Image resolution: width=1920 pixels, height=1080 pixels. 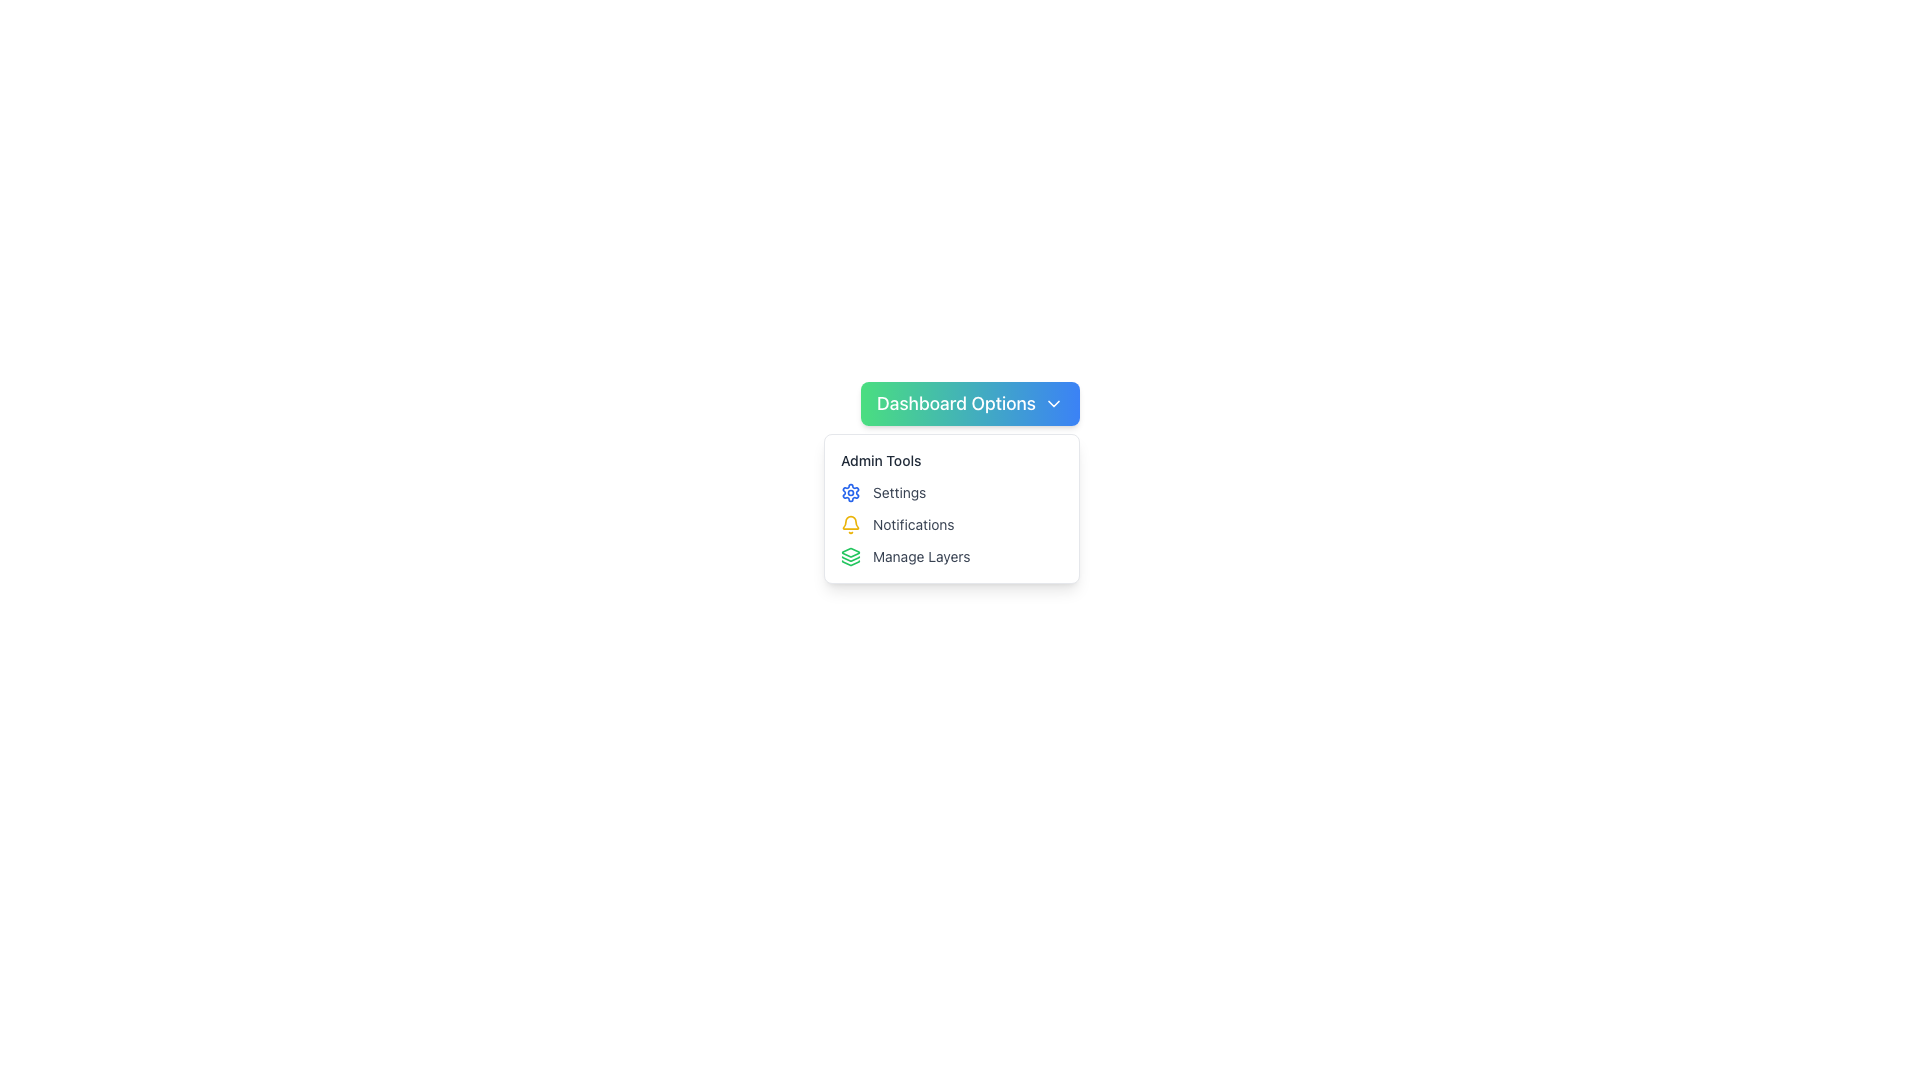 What do you see at coordinates (950, 523) in the screenshot?
I see `the 'Notifications' button, which features a yellow bell icon followed by the text 'Notifications'` at bounding box center [950, 523].